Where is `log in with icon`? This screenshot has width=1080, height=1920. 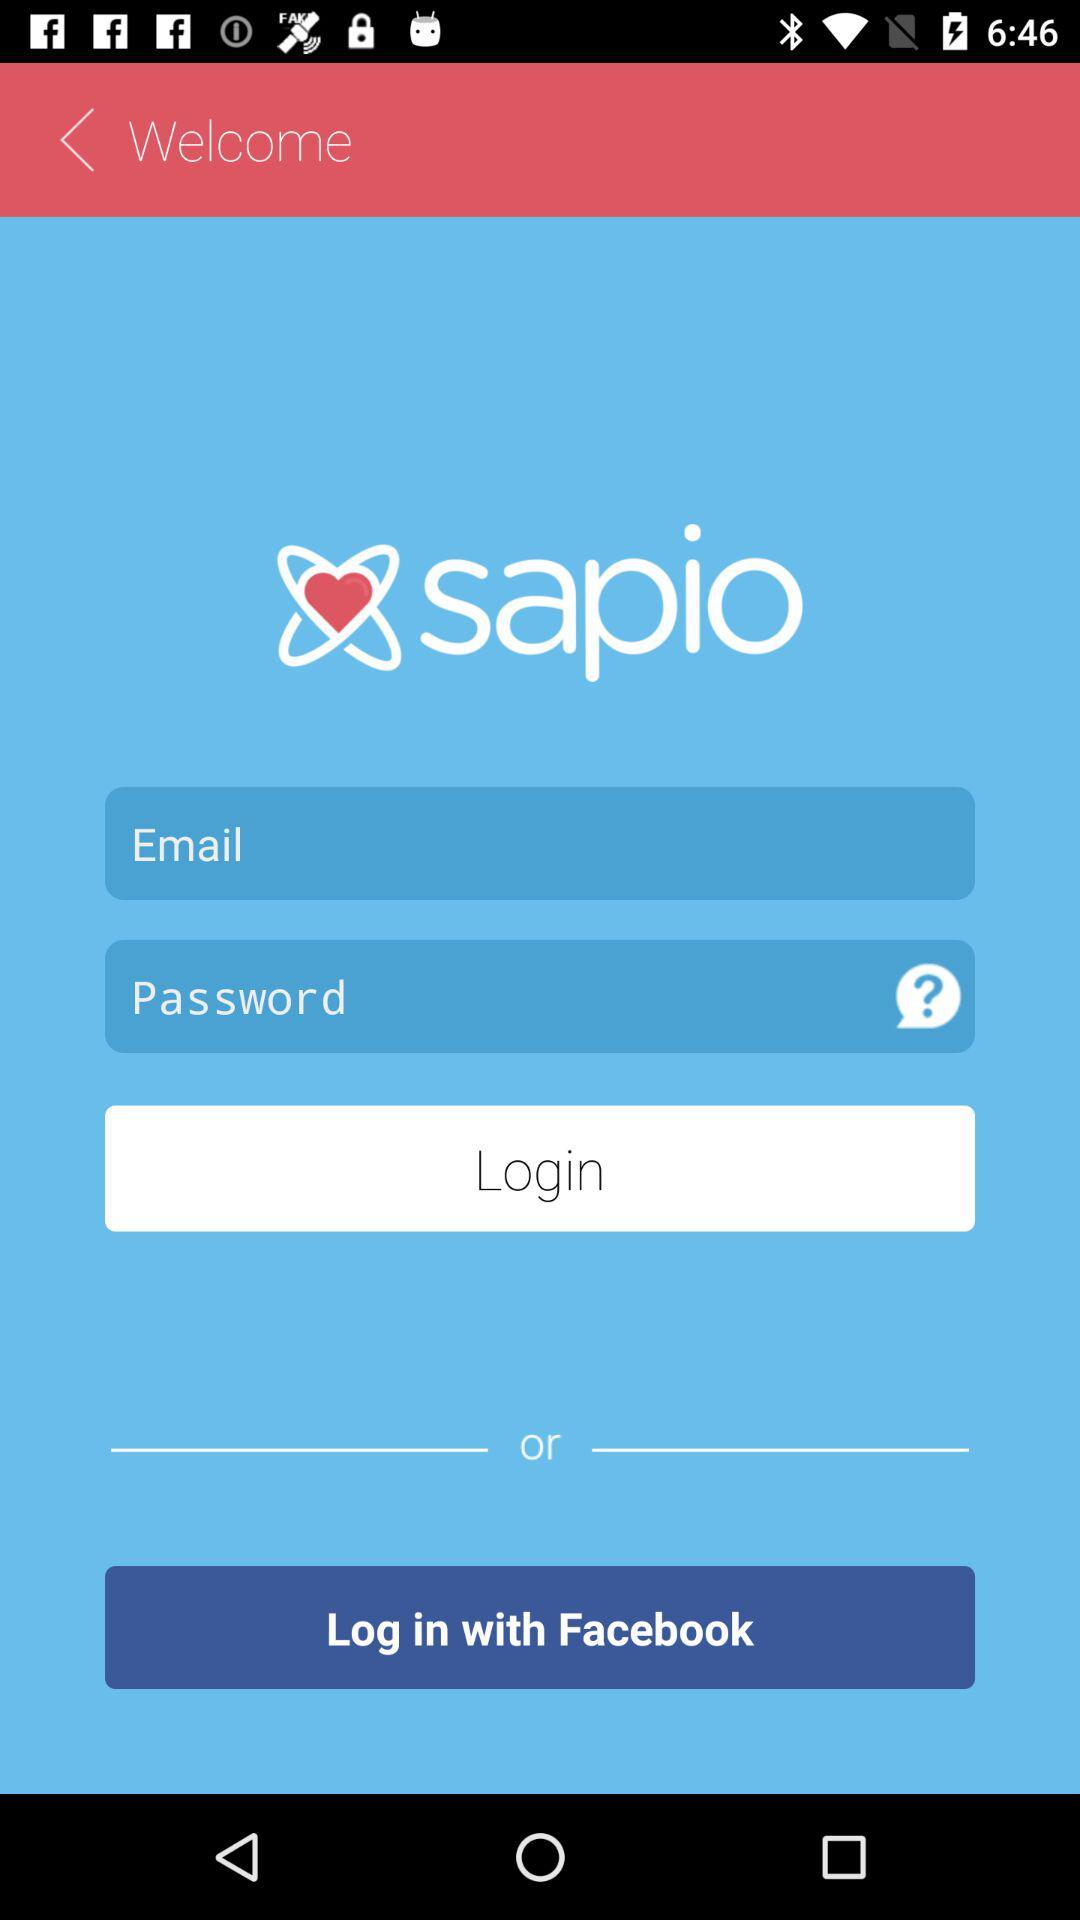
log in with icon is located at coordinates (540, 1627).